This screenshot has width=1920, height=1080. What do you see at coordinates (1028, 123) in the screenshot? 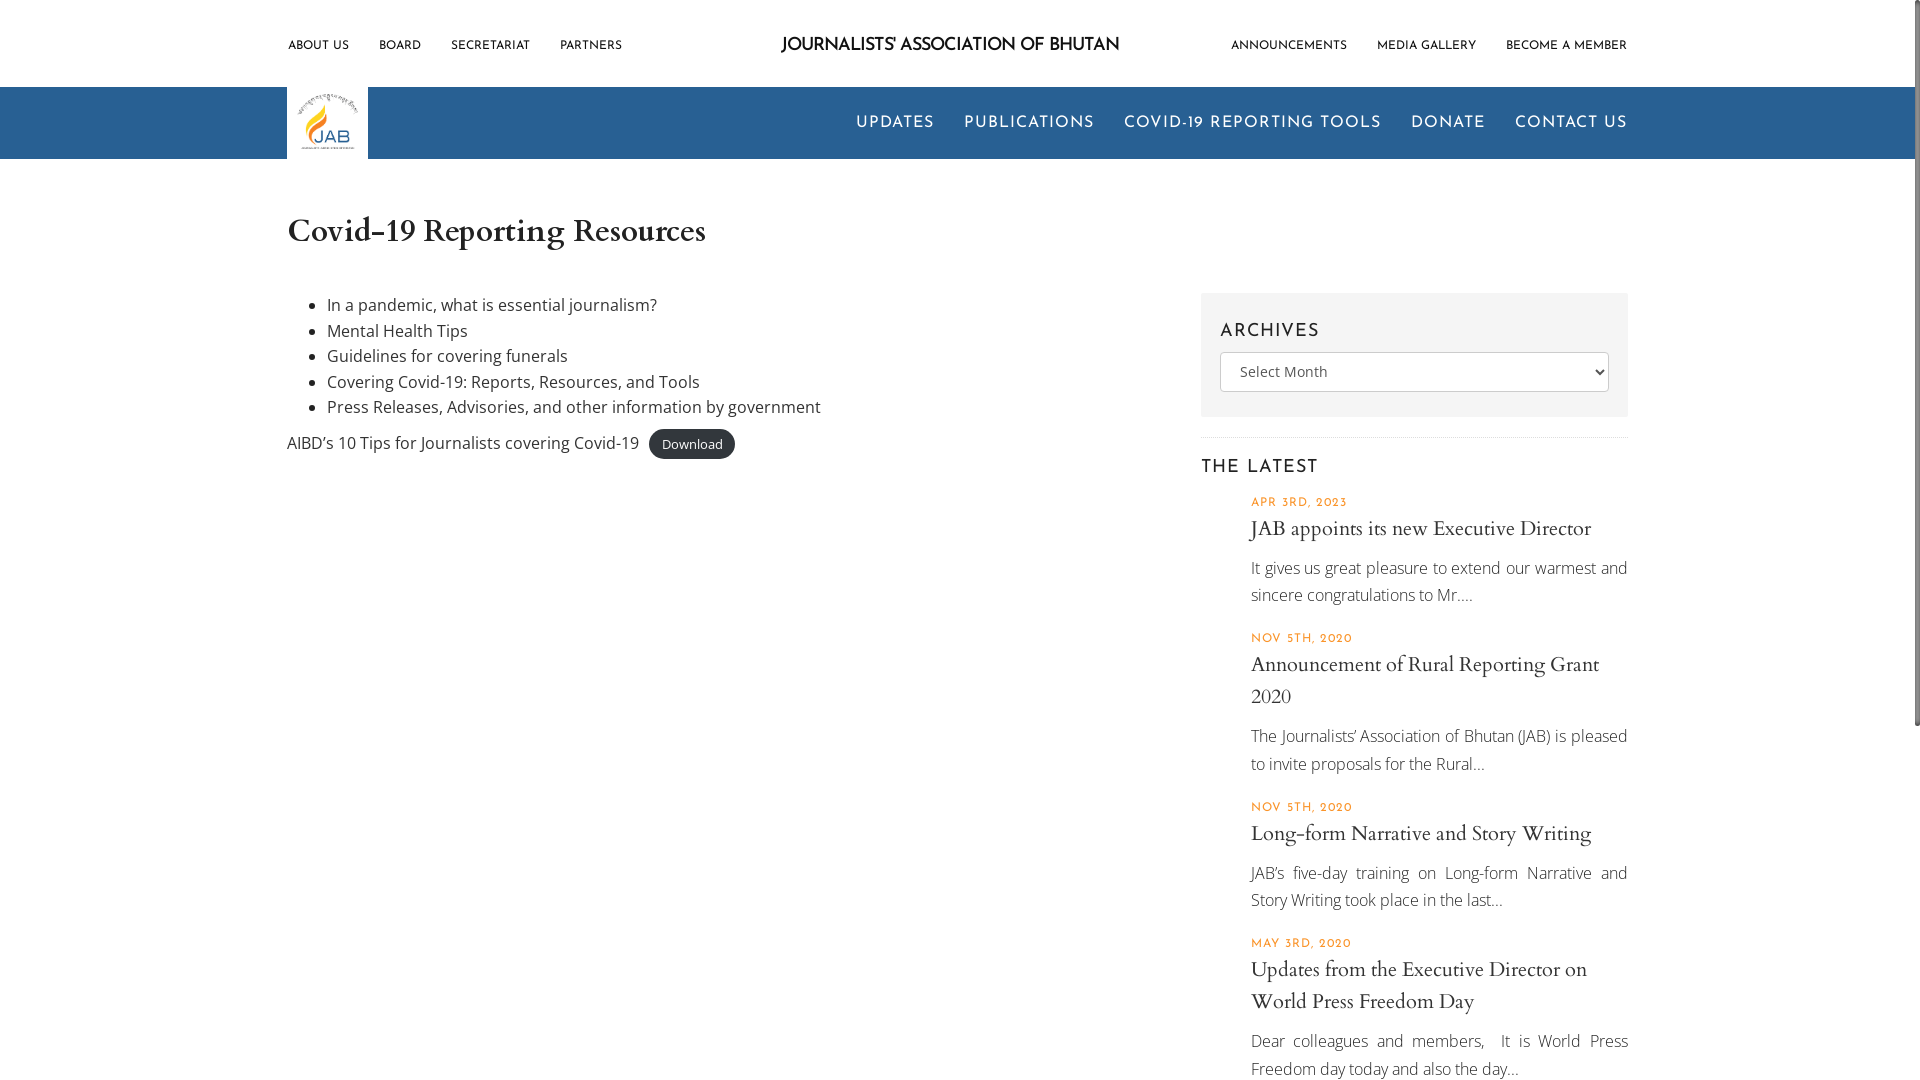
I see `'PUBLICATIONS'` at bounding box center [1028, 123].